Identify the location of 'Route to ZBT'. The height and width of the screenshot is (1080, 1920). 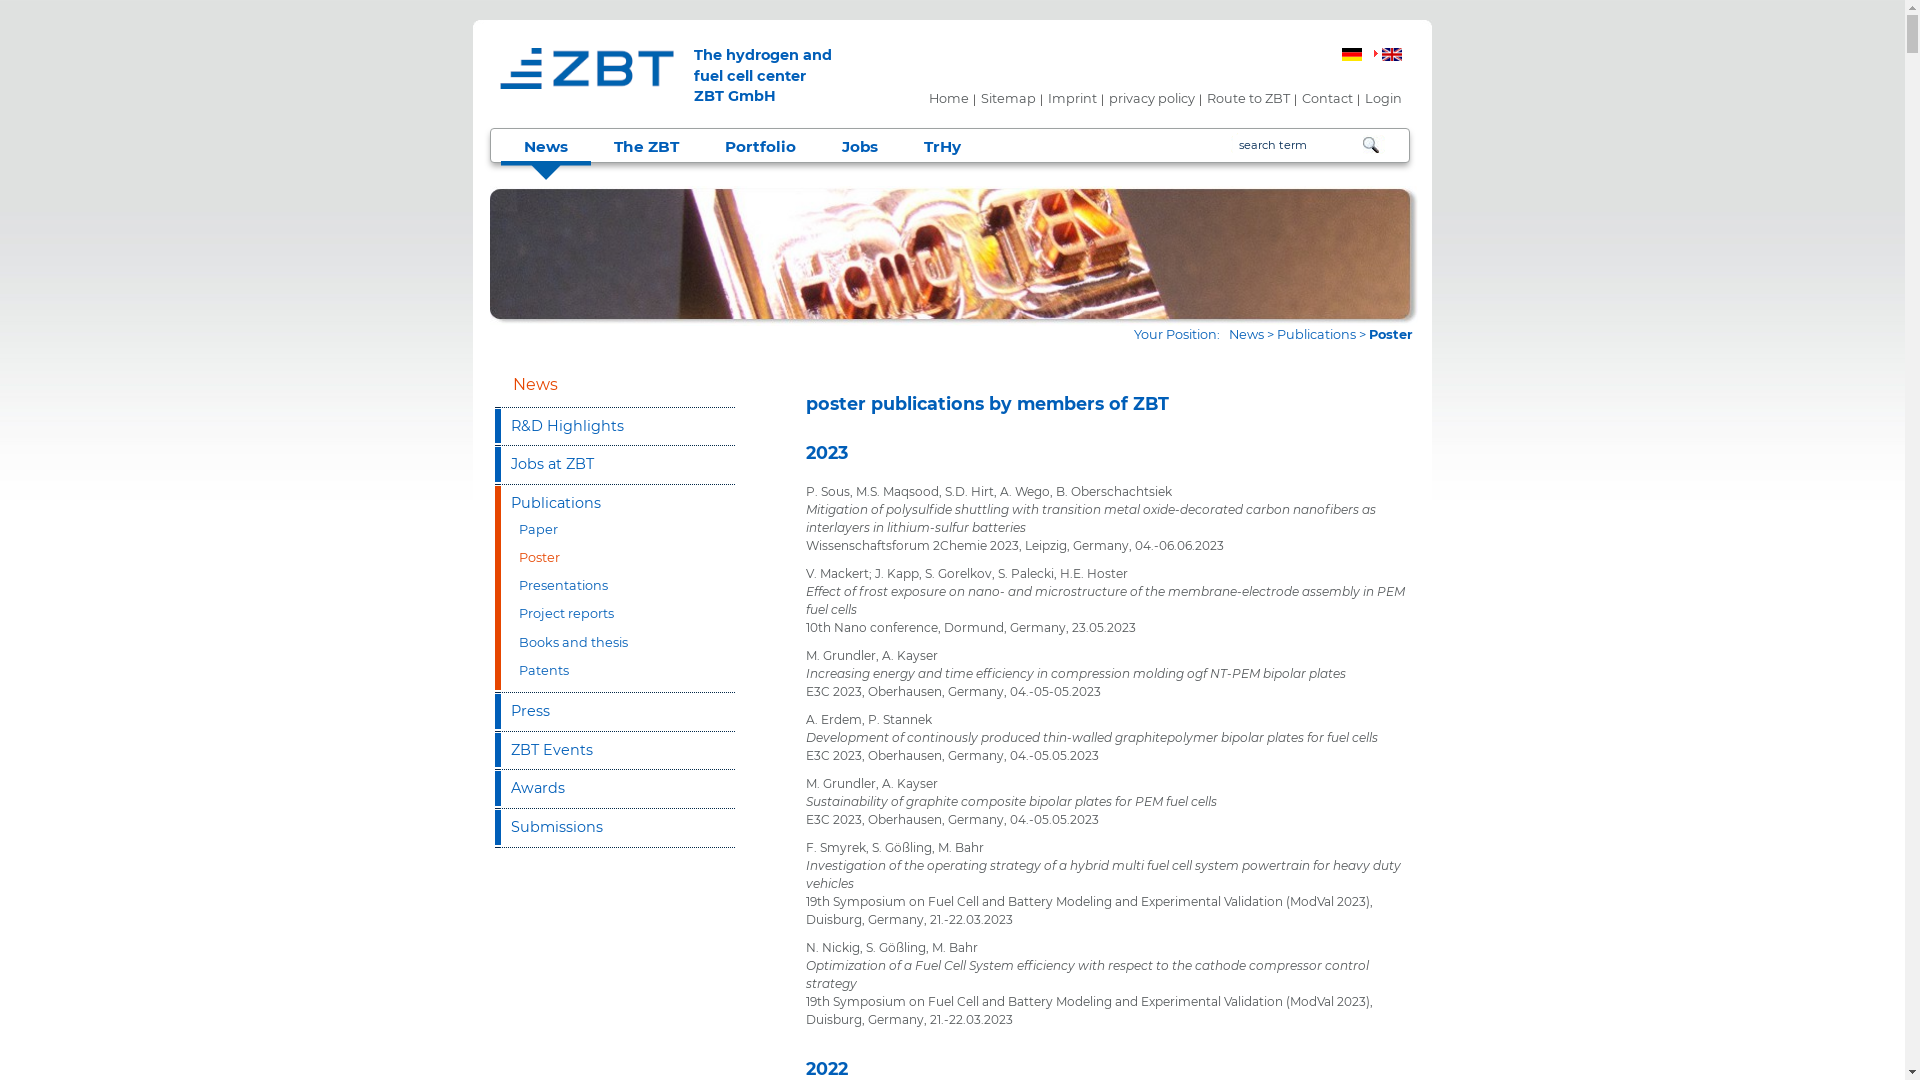
(1247, 99).